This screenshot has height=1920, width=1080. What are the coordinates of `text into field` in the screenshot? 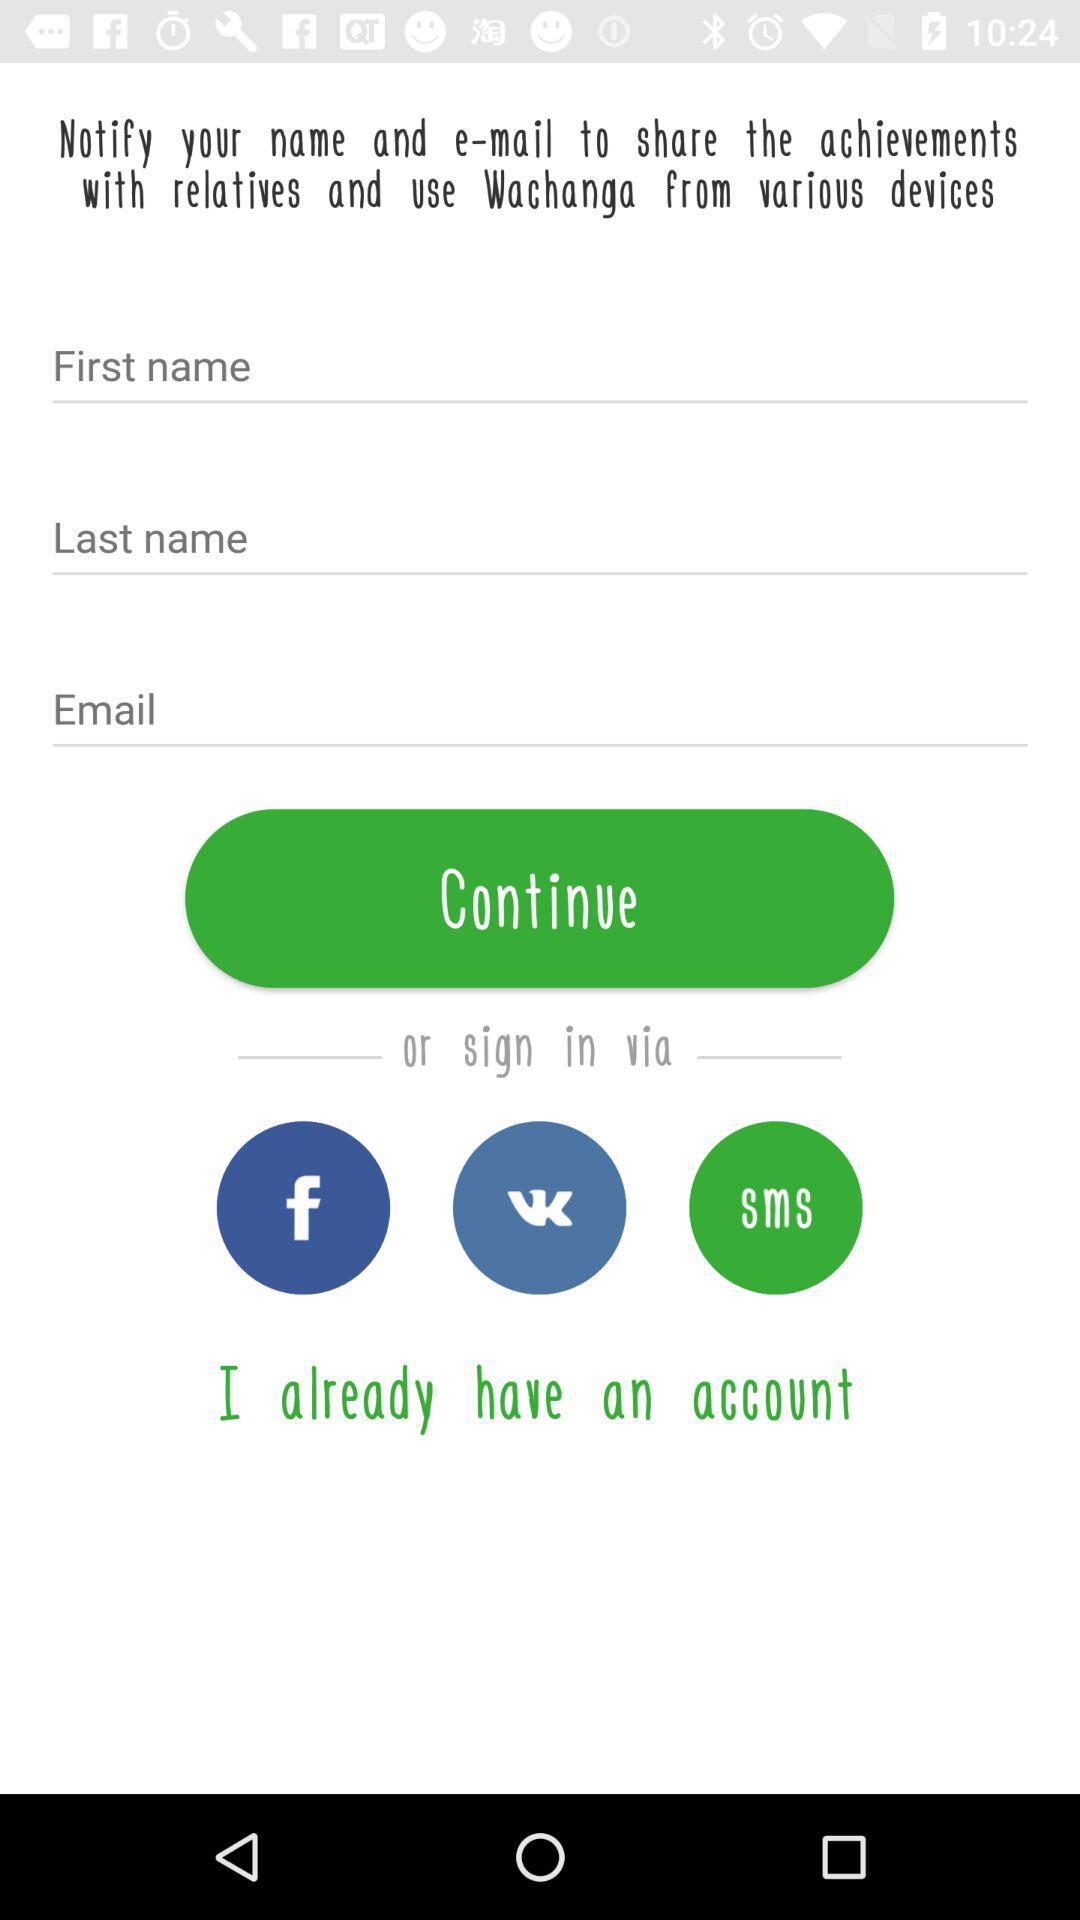 It's located at (540, 367).